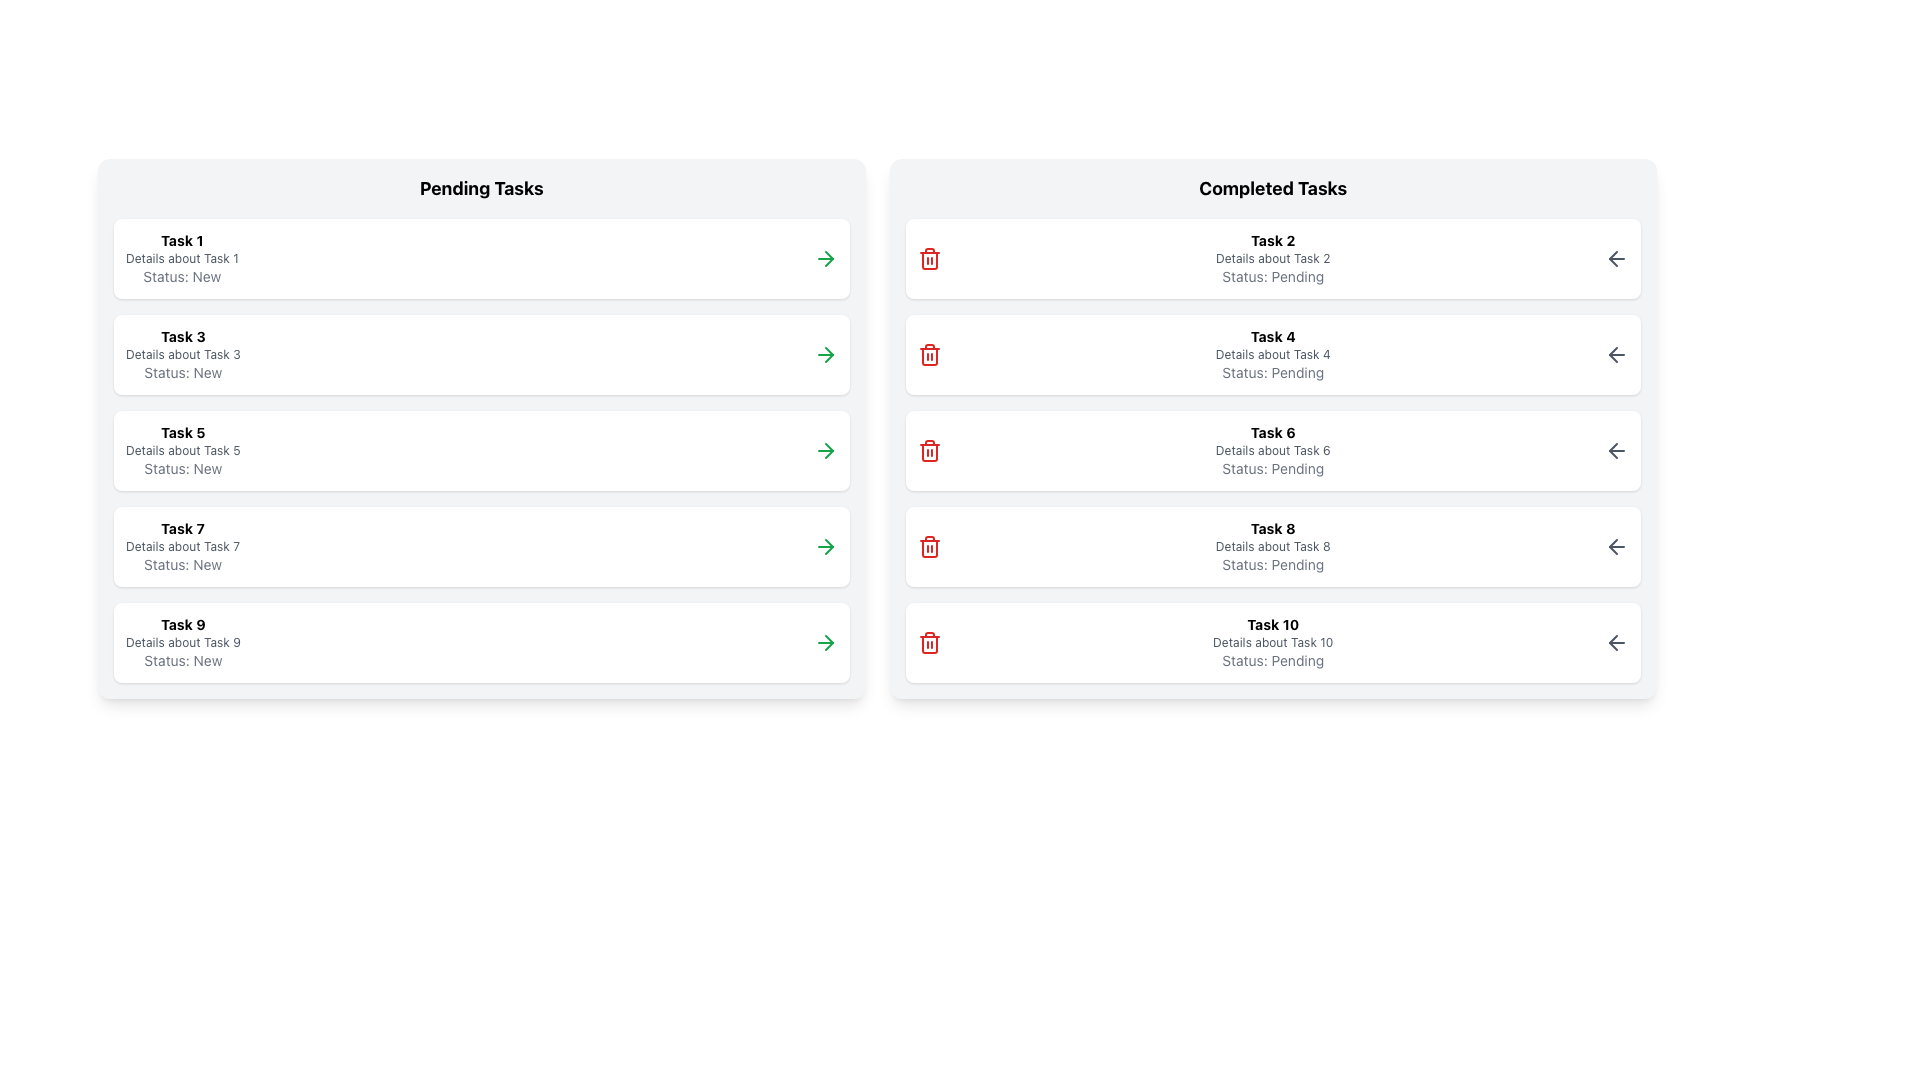 The width and height of the screenshot is (1920, 1080). I want to click on the left arrow icon located at the rightmost position of the card labeled 'Task 10' in the 'Completed Tasks' section, so click(1617, 643).